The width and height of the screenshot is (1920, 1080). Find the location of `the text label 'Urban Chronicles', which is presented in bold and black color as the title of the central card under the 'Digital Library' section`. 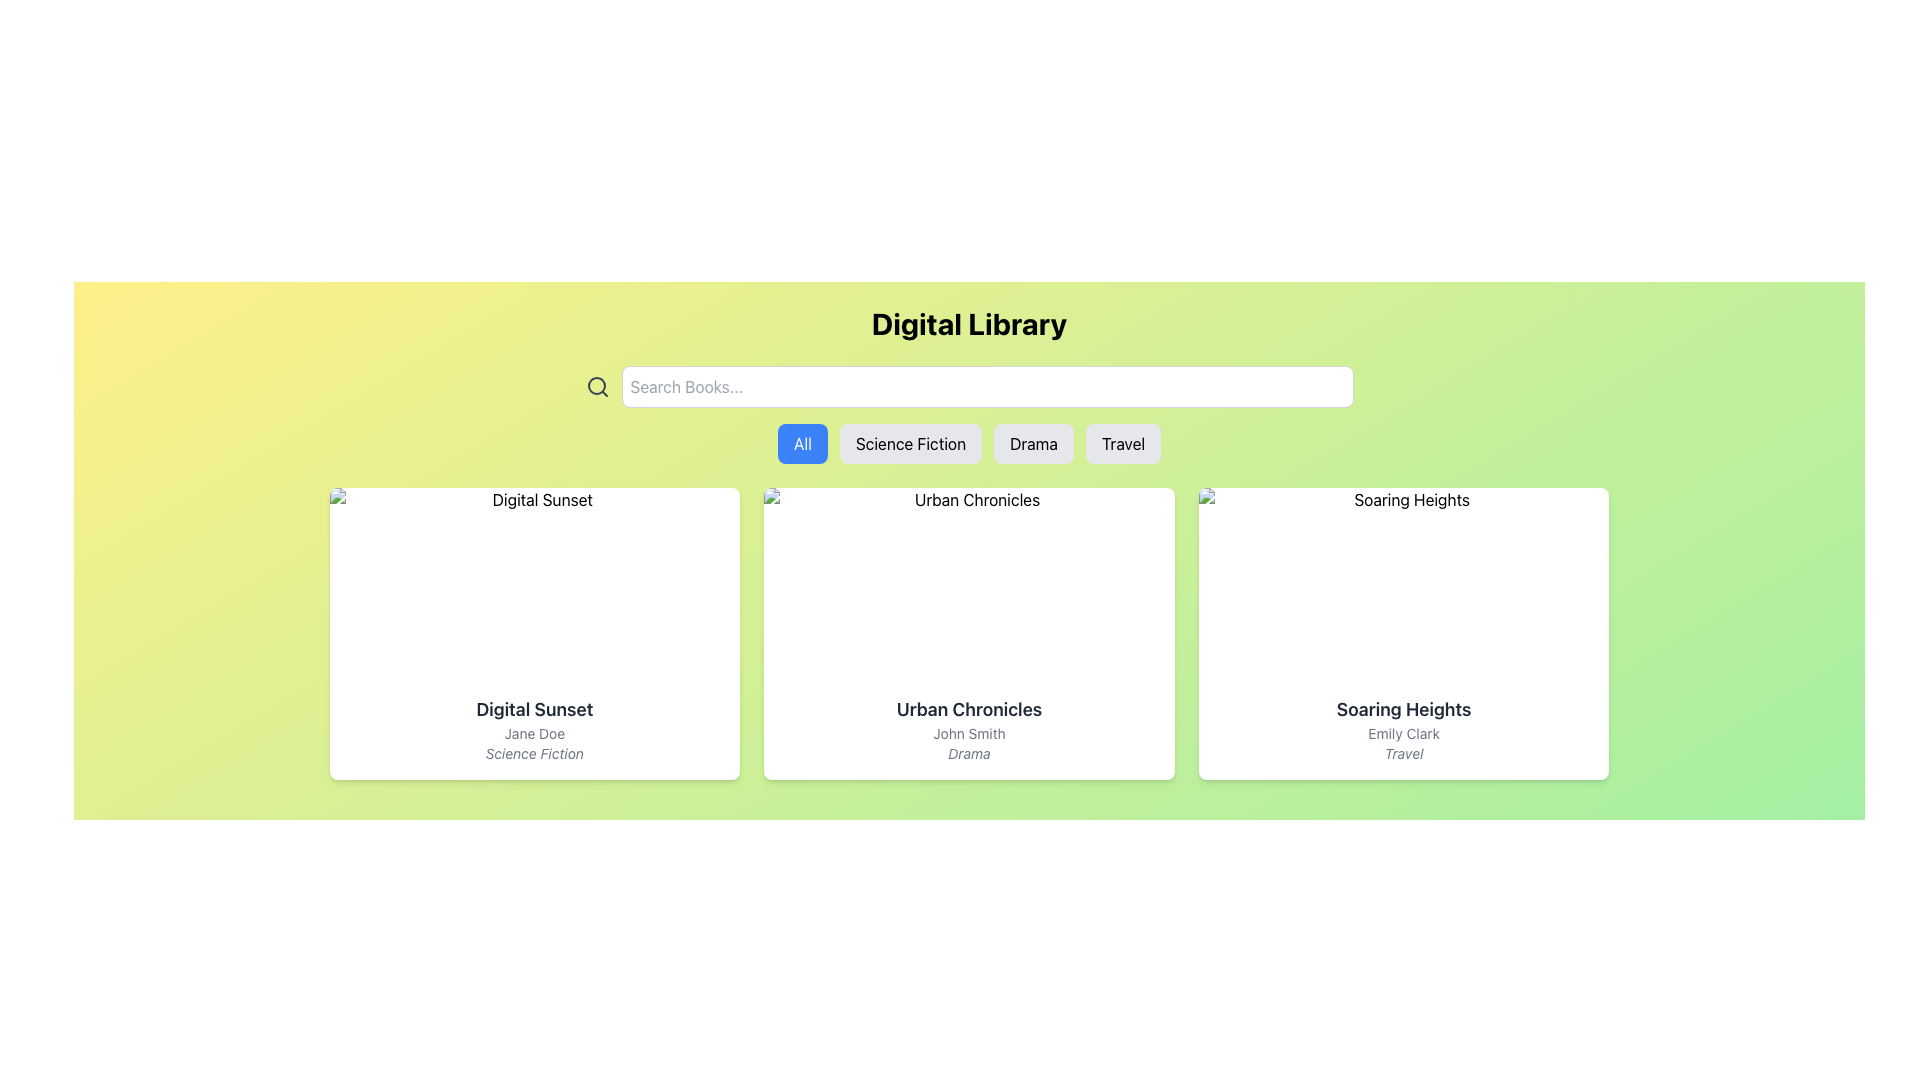

the text label 'Urban Chronicles', which is presented in bold and black color as the title of the central card under the 'Digital Library' section is located at coordinates (969, 708).